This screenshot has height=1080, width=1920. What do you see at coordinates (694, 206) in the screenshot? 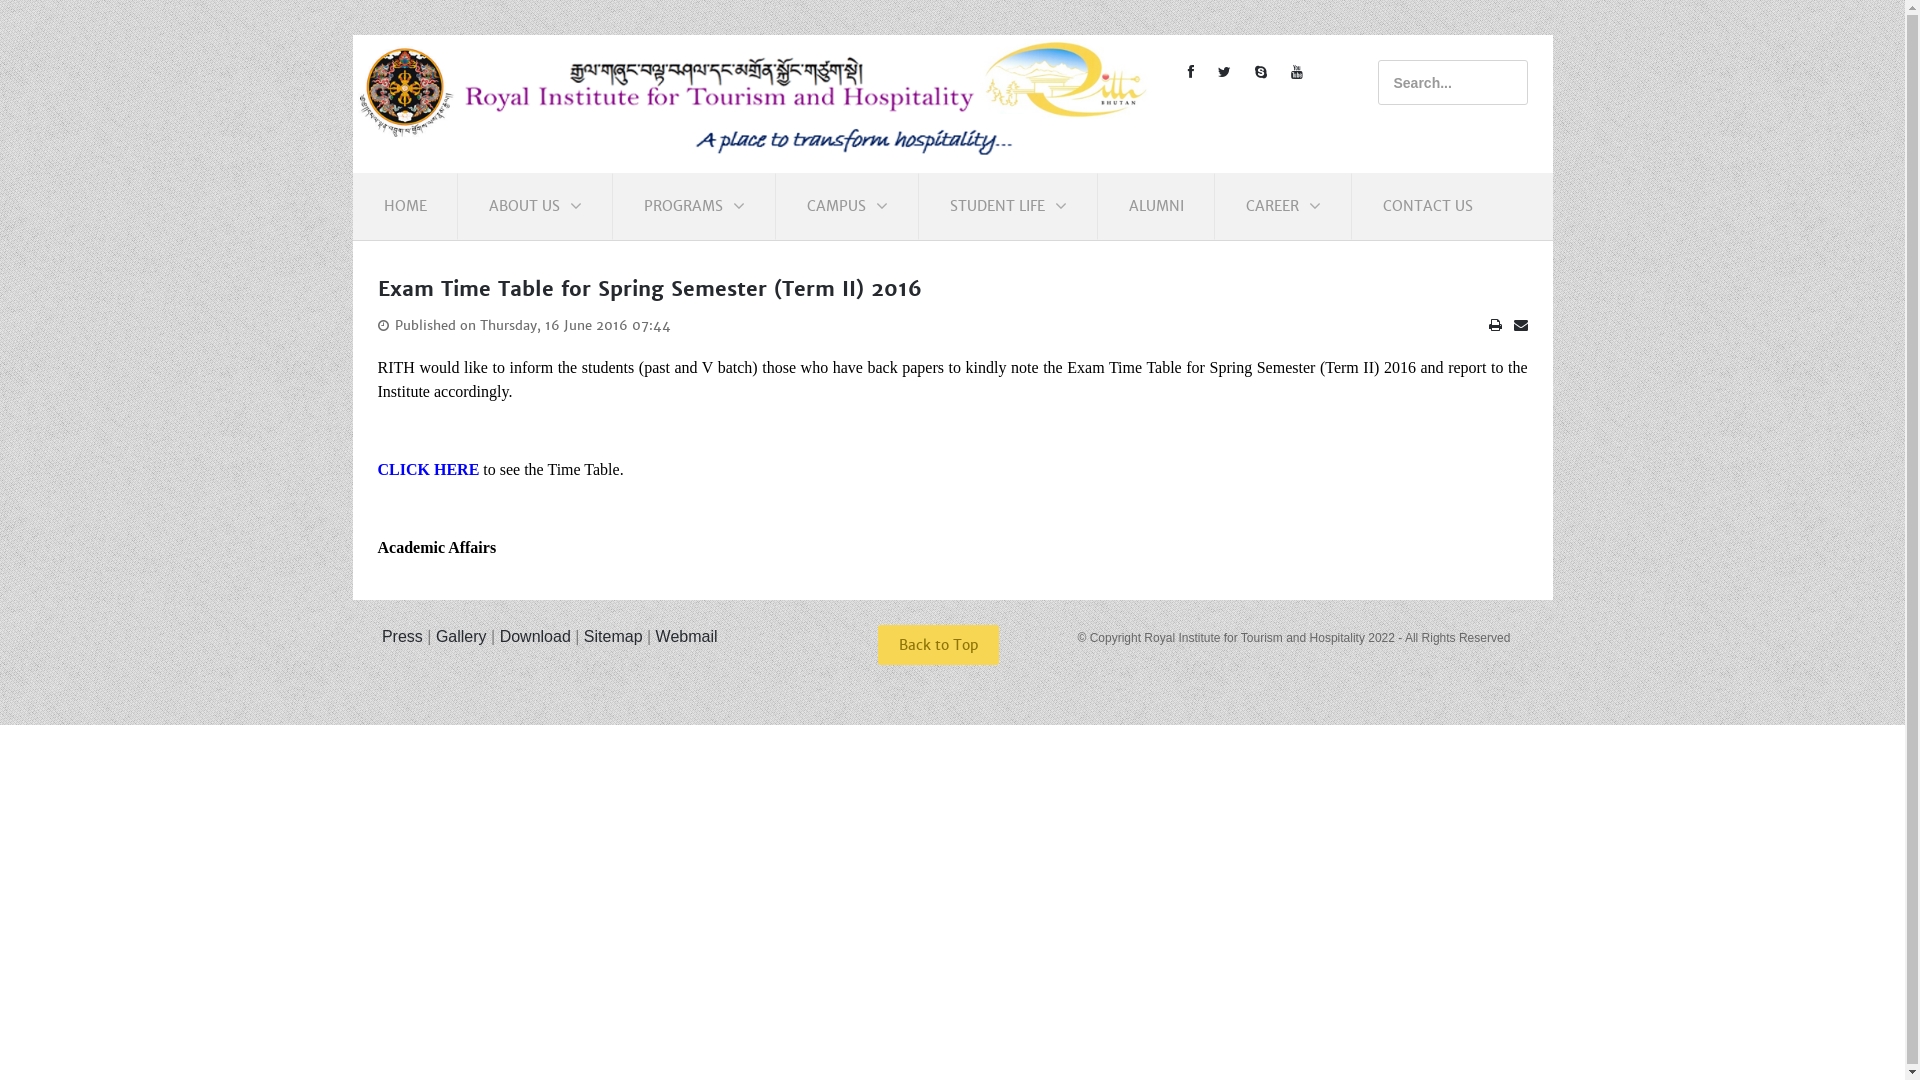
I see `'PROGRAMS'` at bounding box center [694, 206].